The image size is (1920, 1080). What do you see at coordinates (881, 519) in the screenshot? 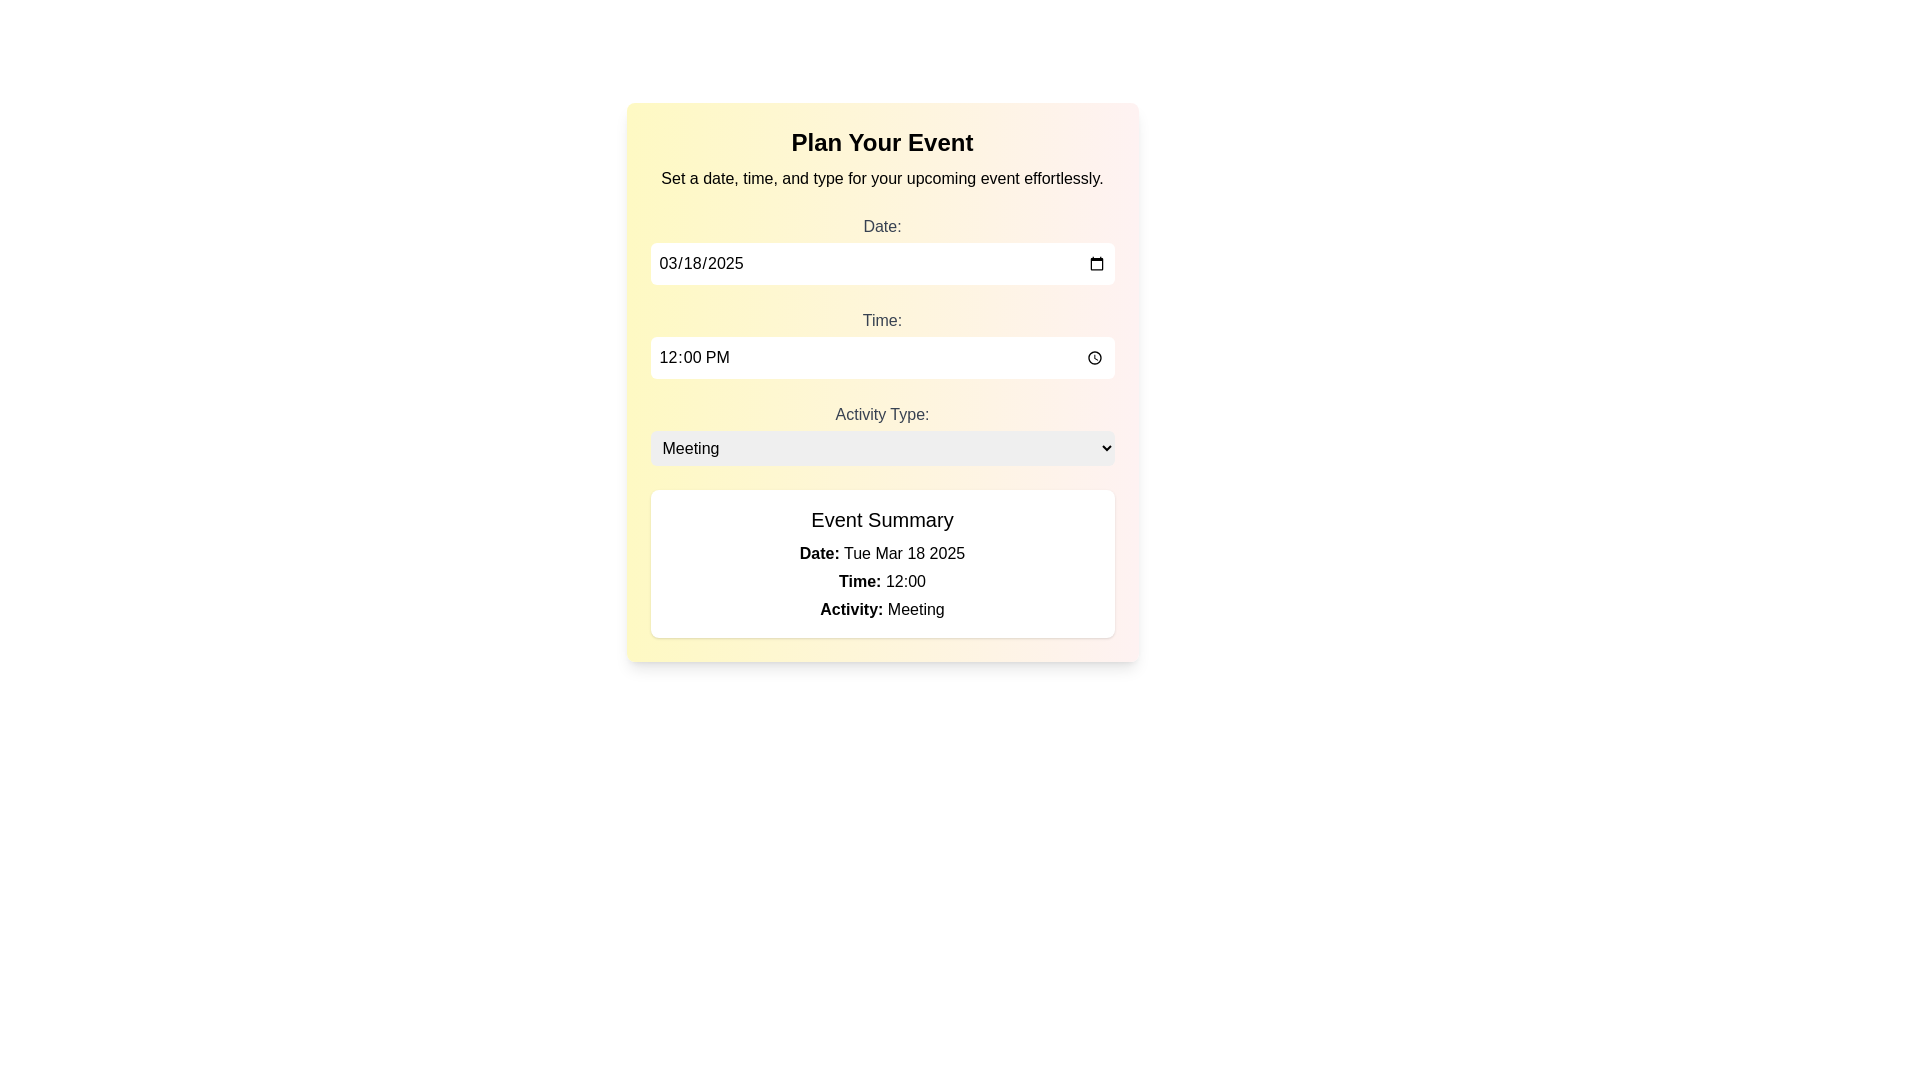
I see `the static text header element that serves as the title for event-related details, positioned centrally at the top of the white card element` at bounding box center [881, 519].